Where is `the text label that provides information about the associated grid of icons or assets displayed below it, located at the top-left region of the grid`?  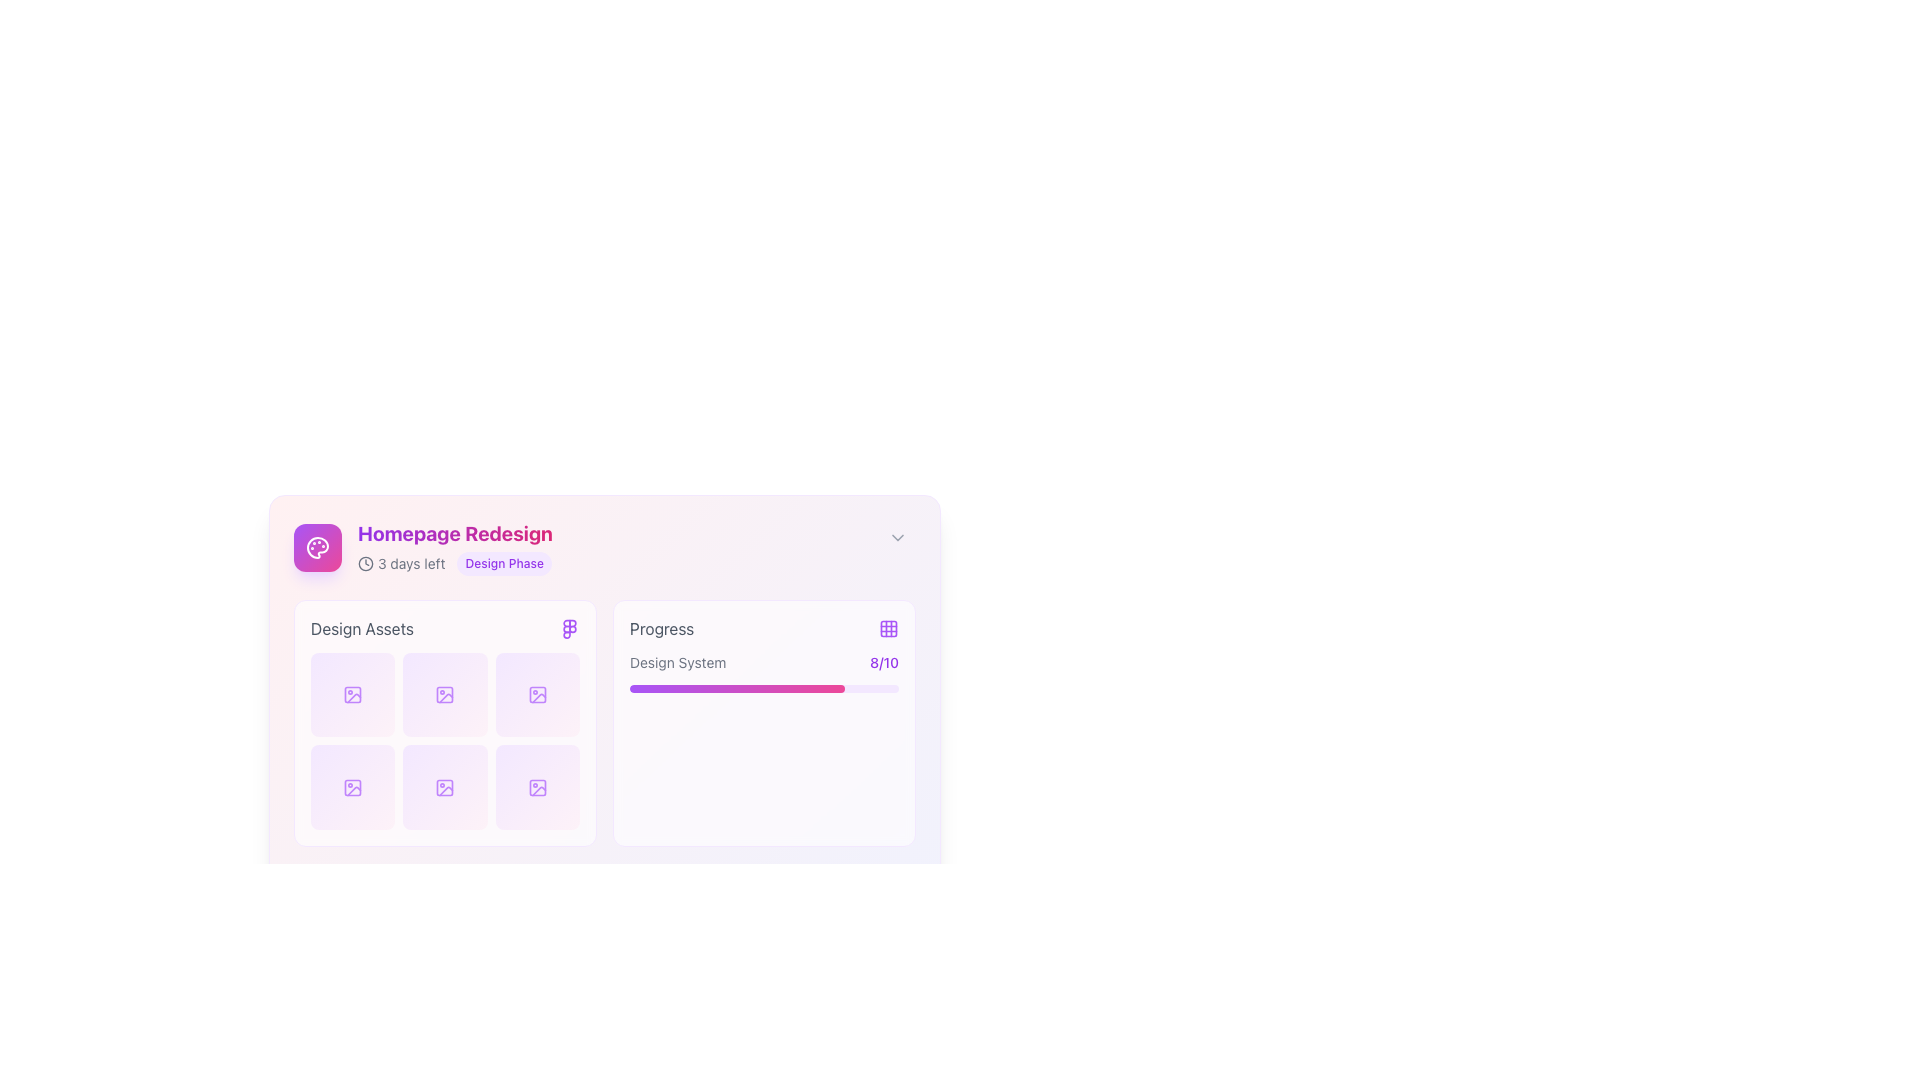 the text label that provides information about the associated grid of icons or assets displayed below it, located at the top-left region of the grid is located at coordinates (362, 627).